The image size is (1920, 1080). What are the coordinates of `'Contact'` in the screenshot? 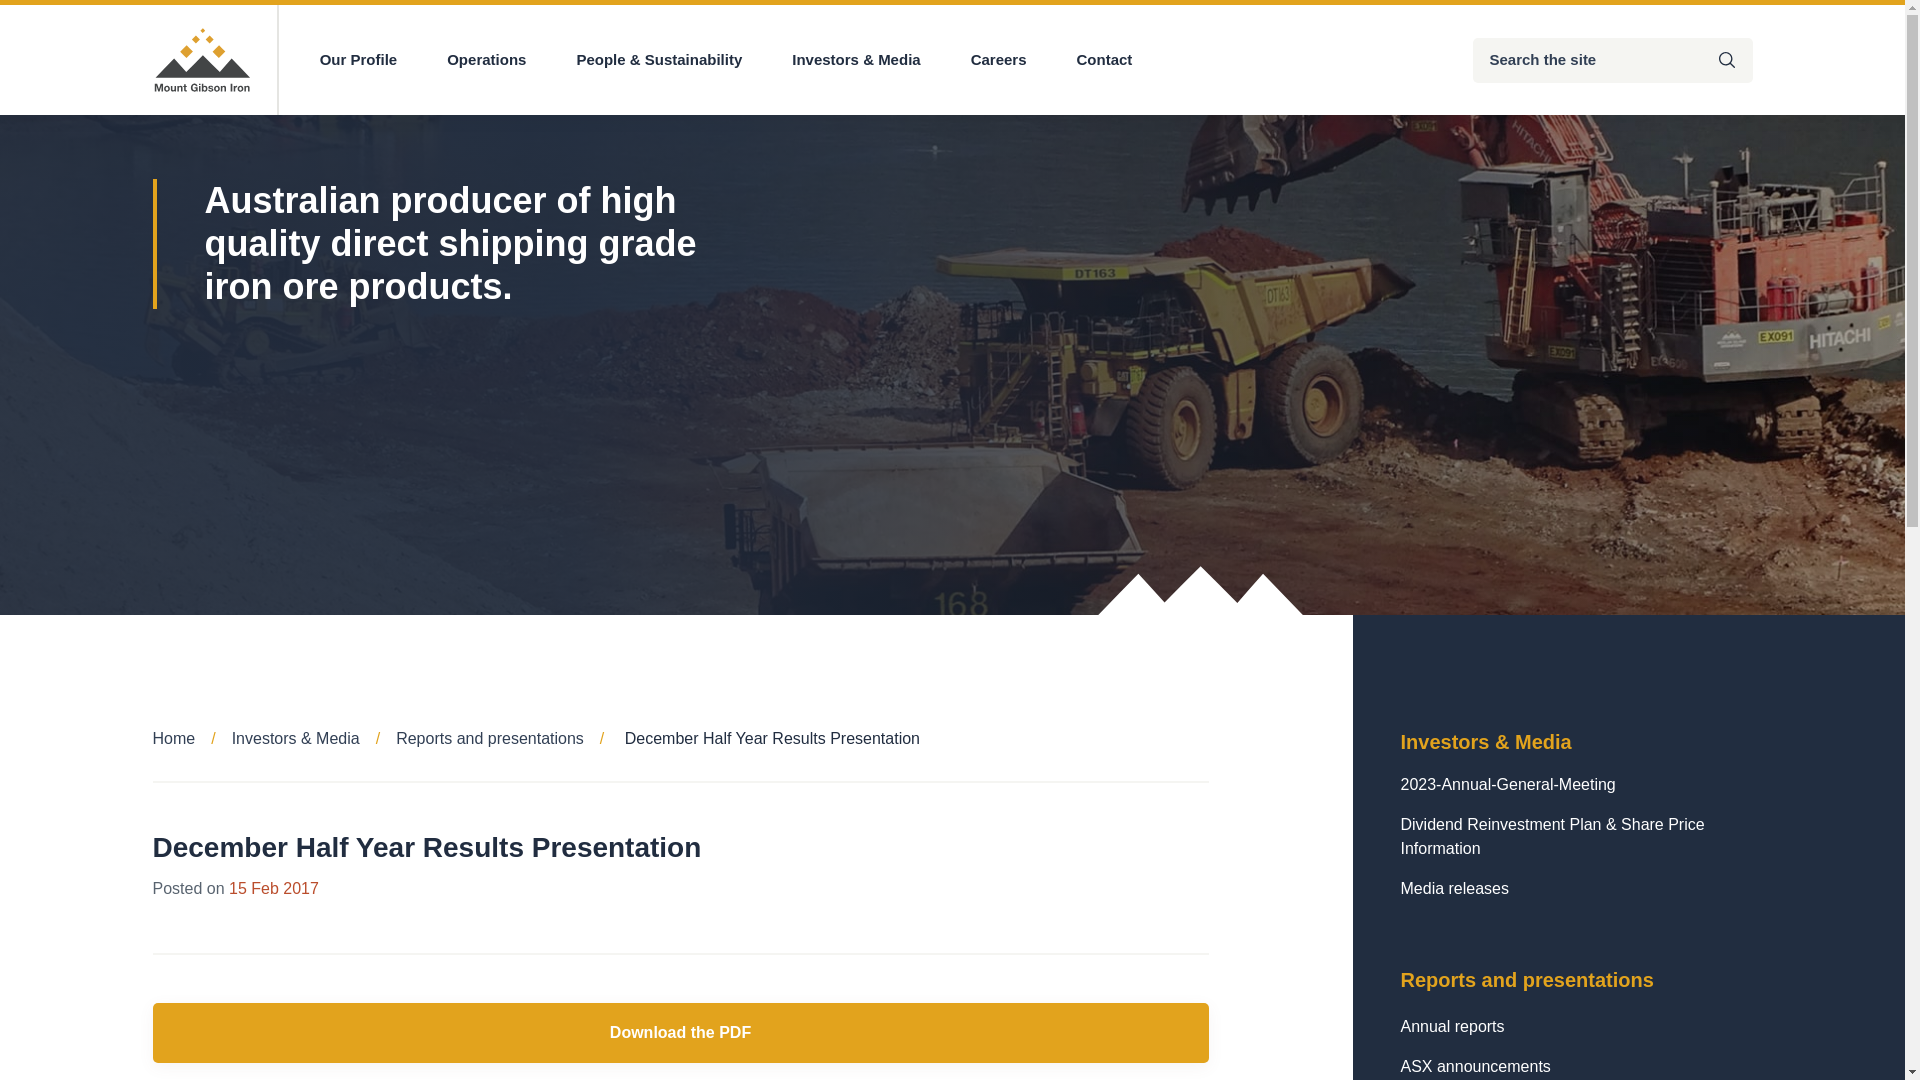 It's located at (1075, 59).